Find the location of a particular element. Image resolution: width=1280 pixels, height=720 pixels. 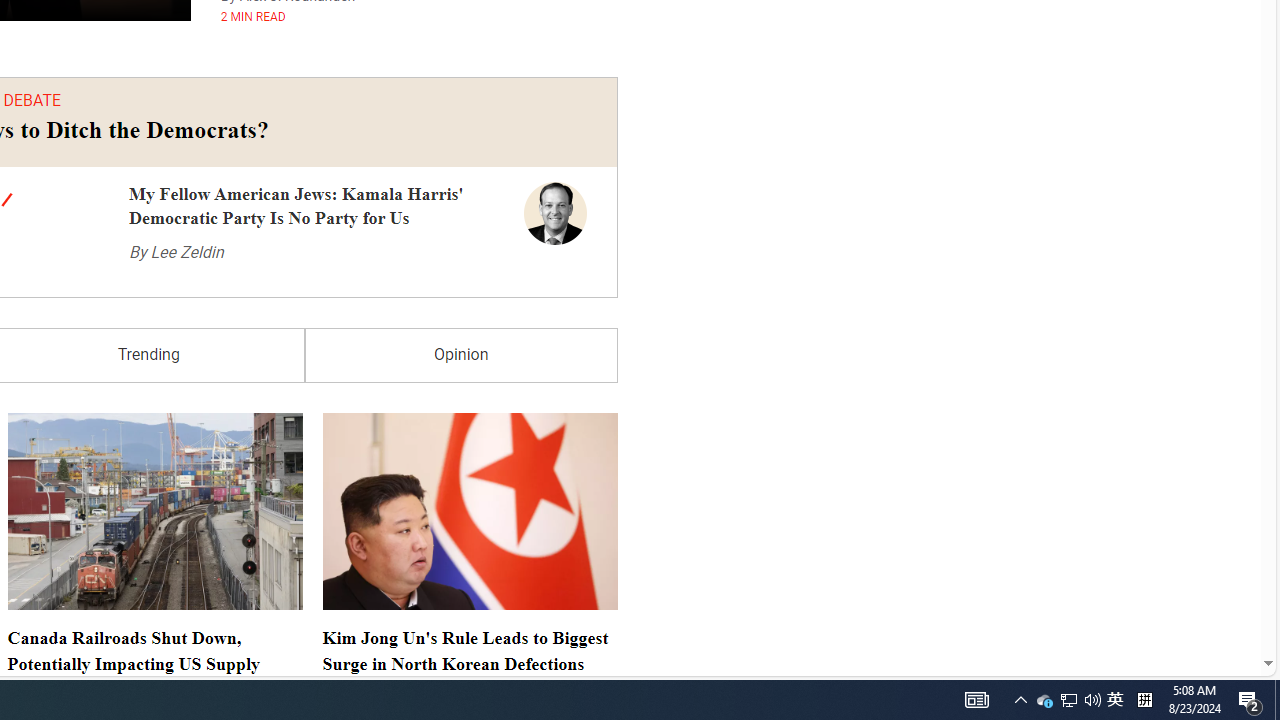

'Q2790: 100%' is located at coordinates (1092, 698).